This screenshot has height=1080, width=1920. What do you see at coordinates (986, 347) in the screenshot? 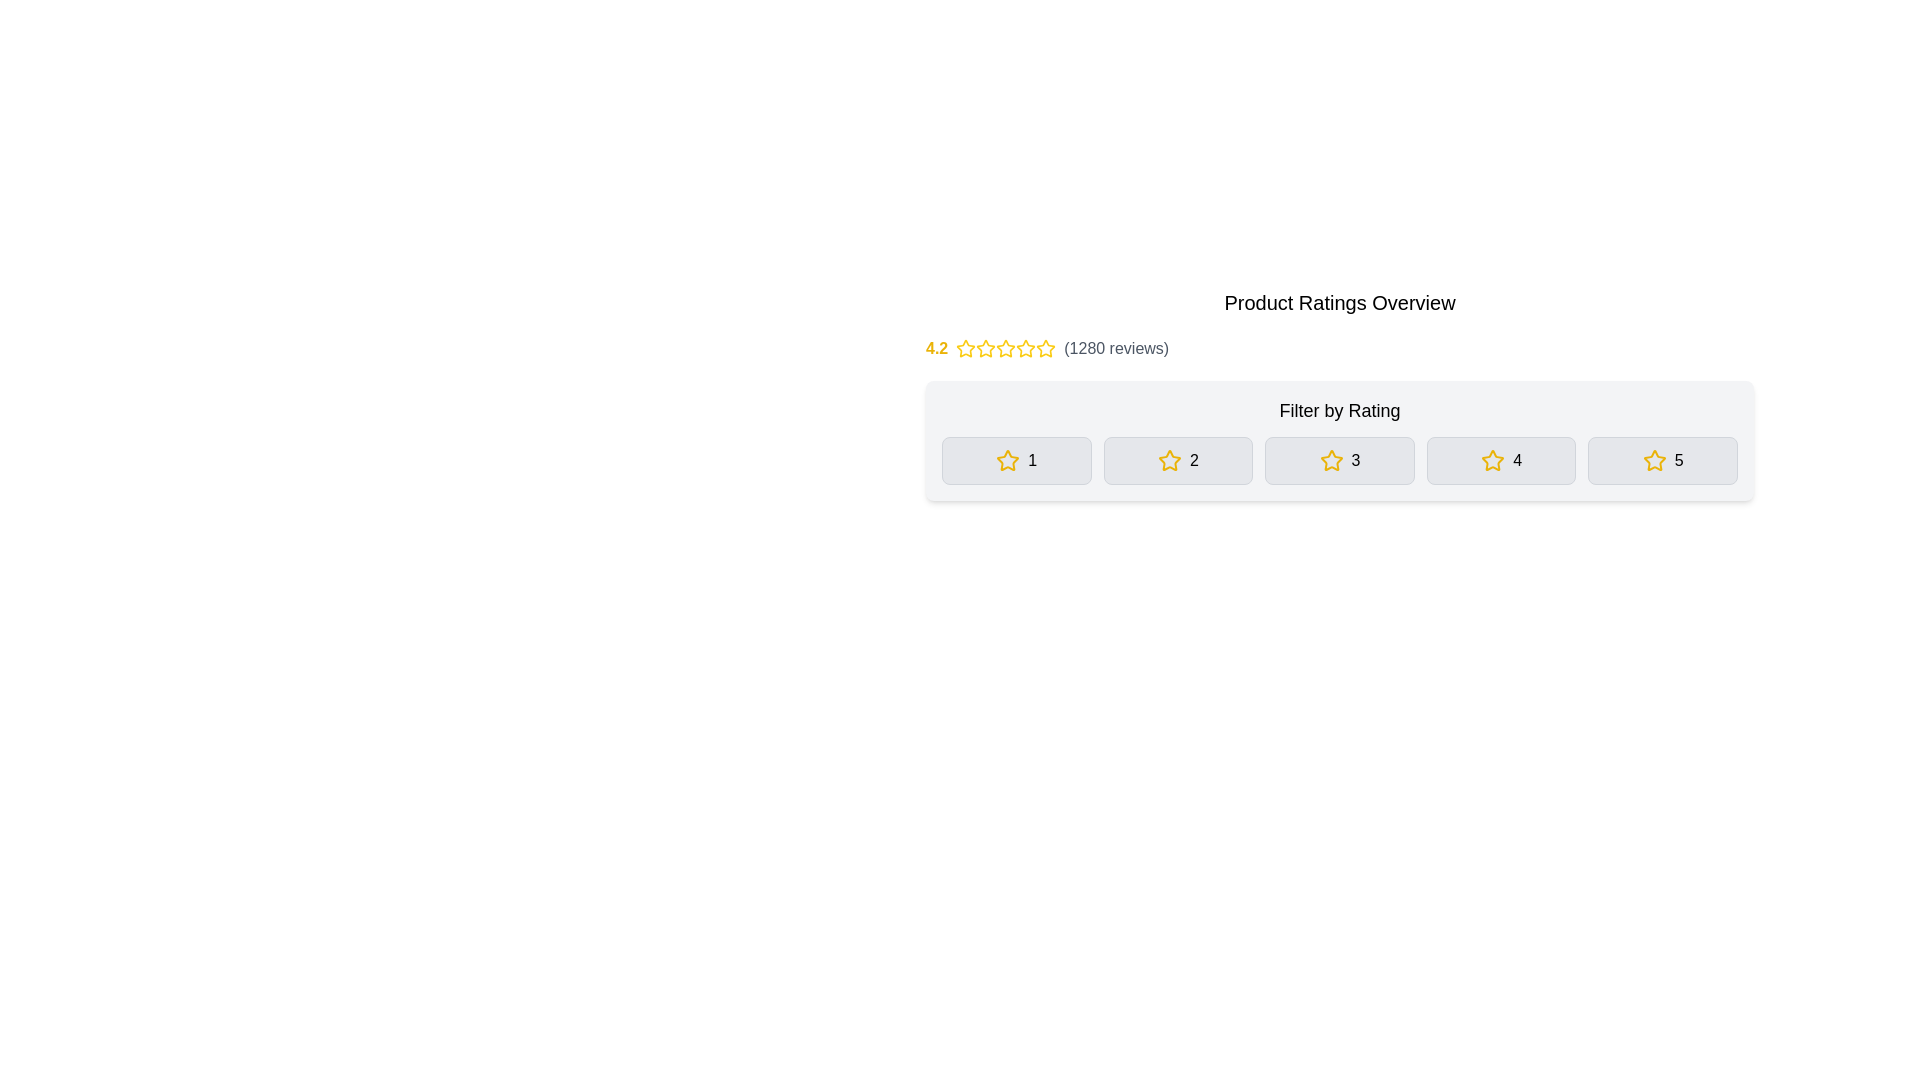
I see `the yellow outlined star icon with a white fill, which is the second star in a horizontal sequence representing an empty star in a rating system` at bounding box center [986, 347].